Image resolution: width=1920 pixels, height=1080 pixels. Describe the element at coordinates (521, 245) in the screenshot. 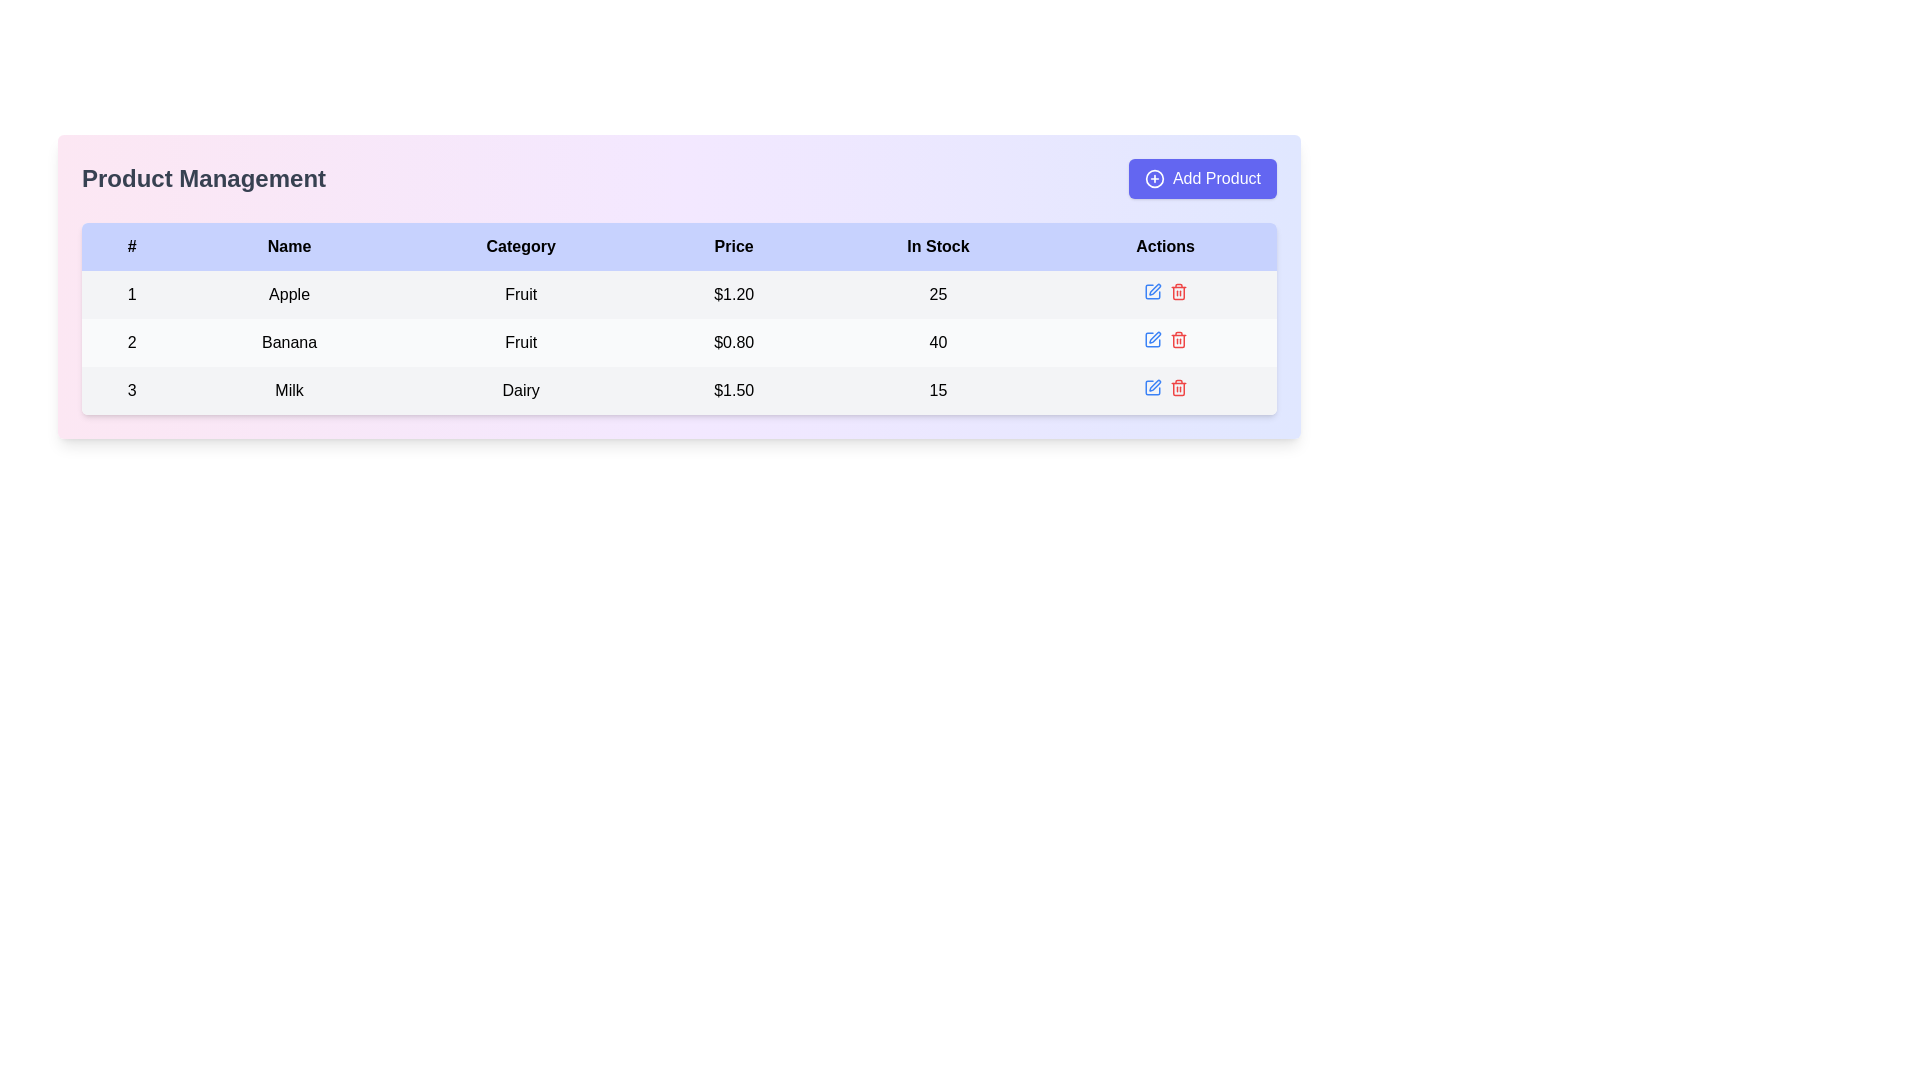

I see `the 'Category' label in the table header, which is the third column header, providing context for the data underneath it` at that location.